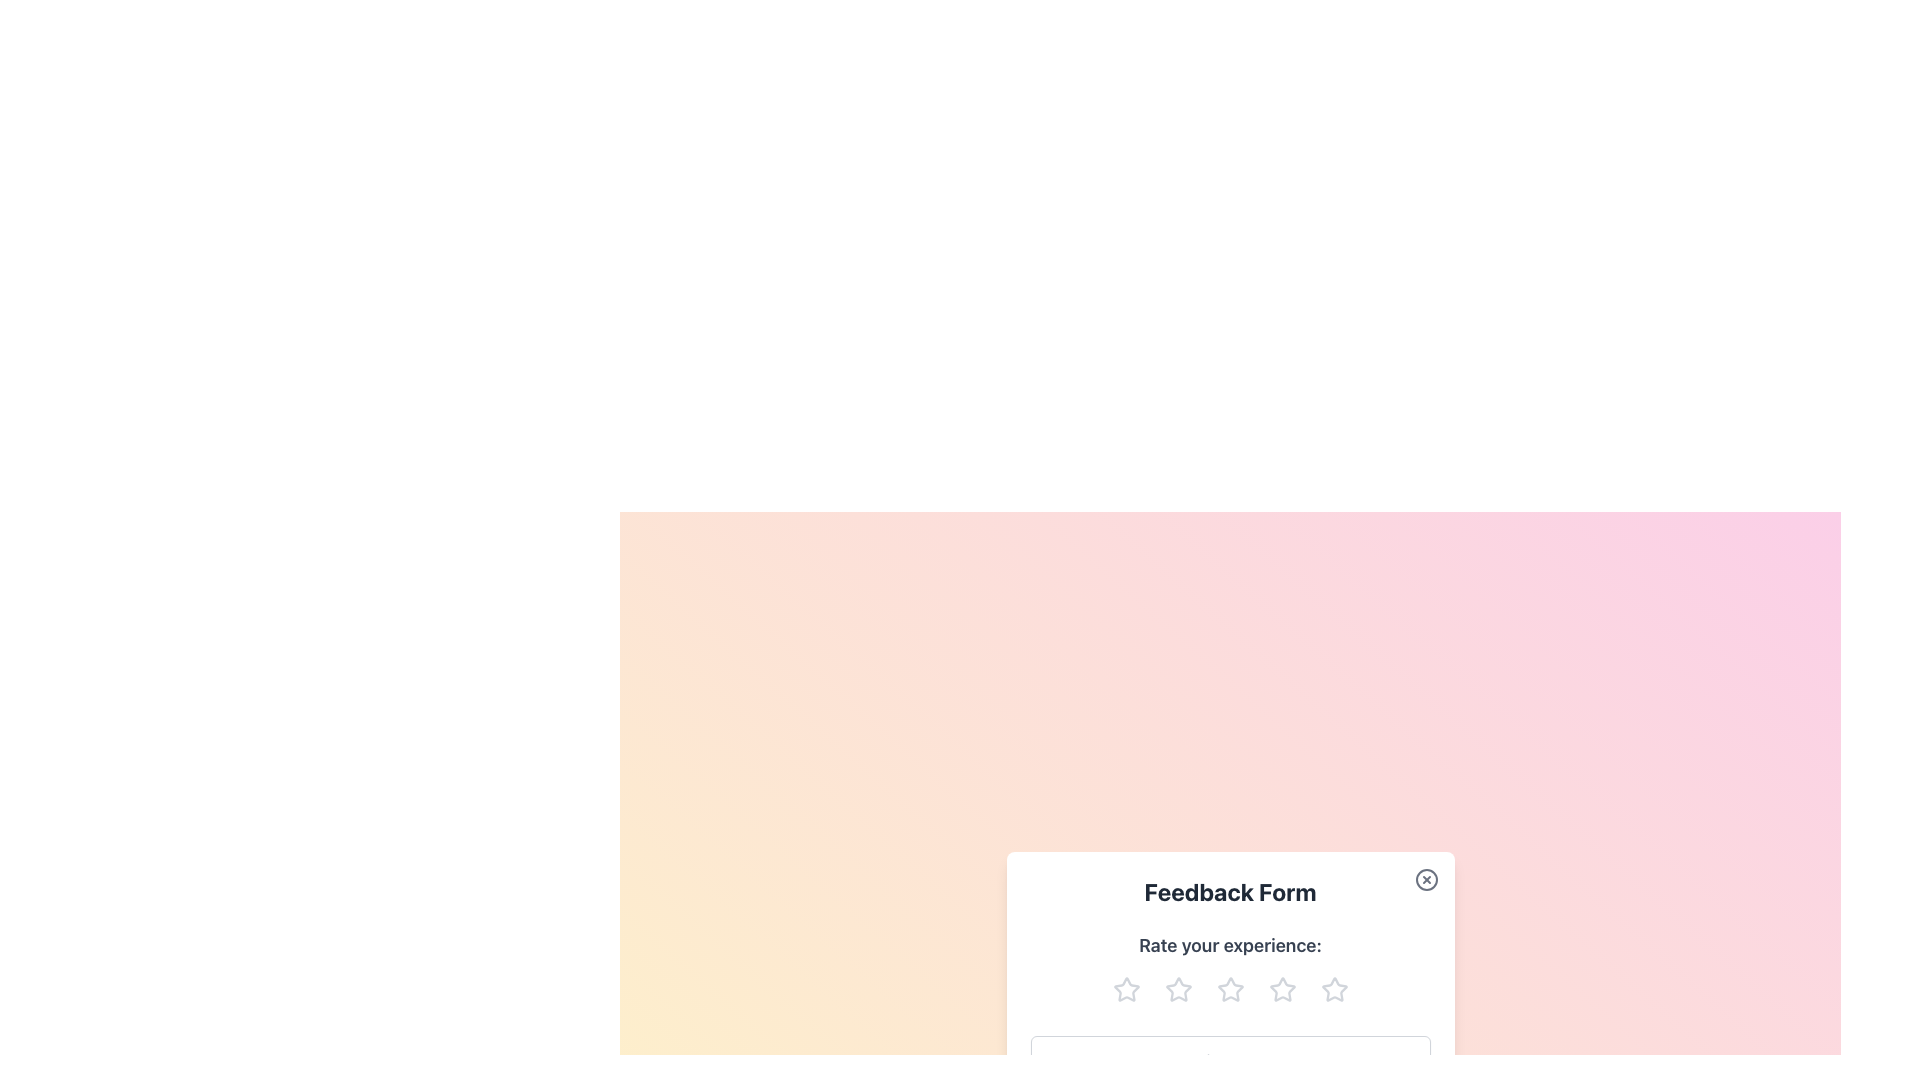 The height and width of the screenshot is (1080, 1920). Describe the element at coordinates (1229, 990) in the screenshot. I see `the third star icon in the horizontal rating control` at that location.